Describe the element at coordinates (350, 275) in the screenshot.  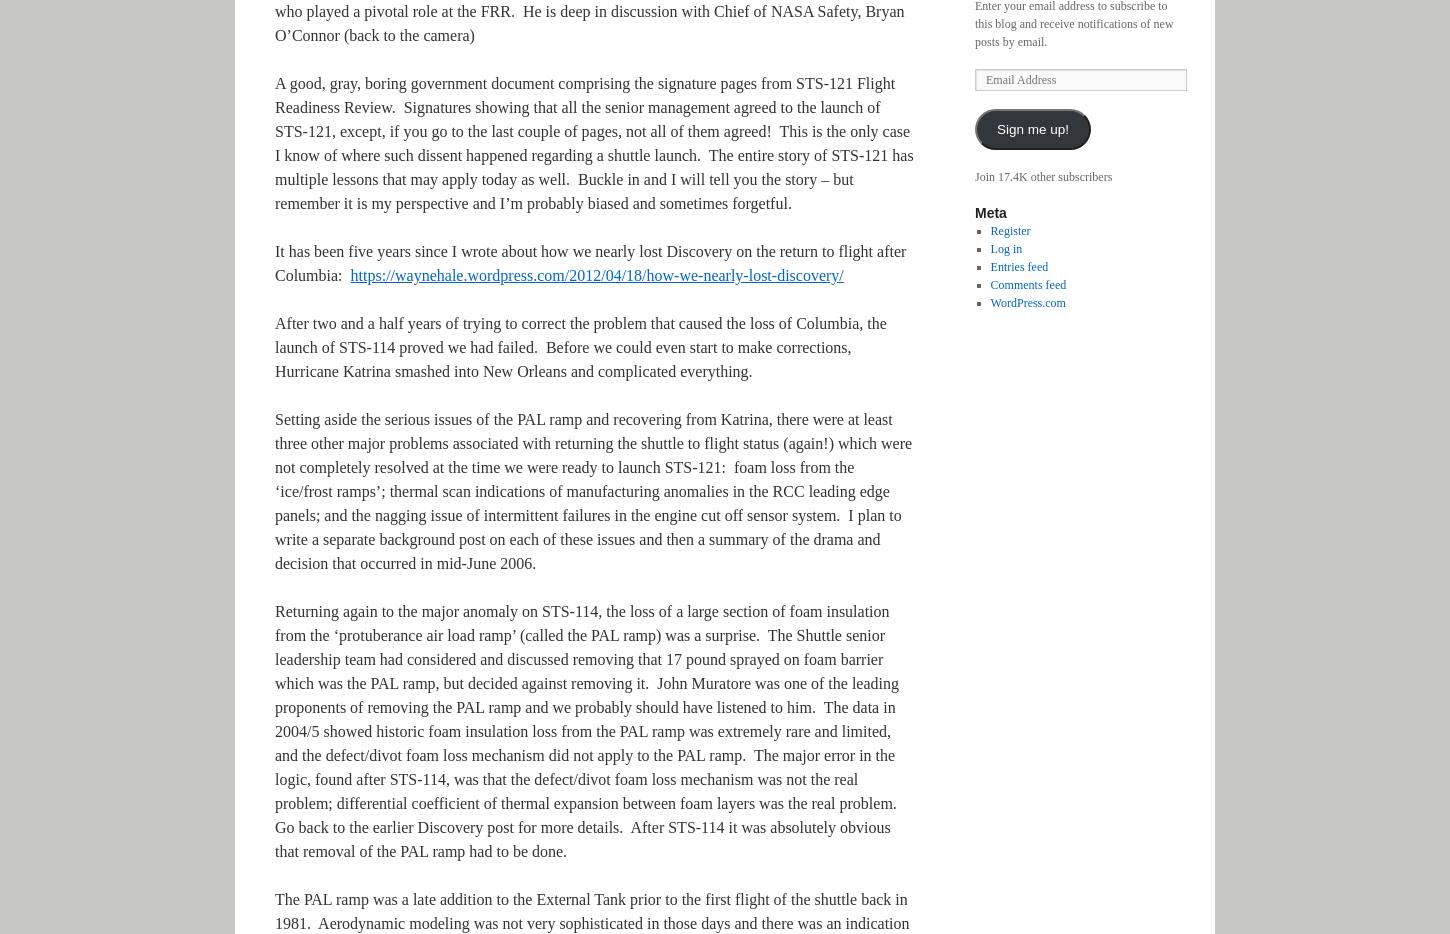
I see `'https://waynehale.wordpress.com/2012/04/18/how-we-nearly-lost-discovery/'` at that location.